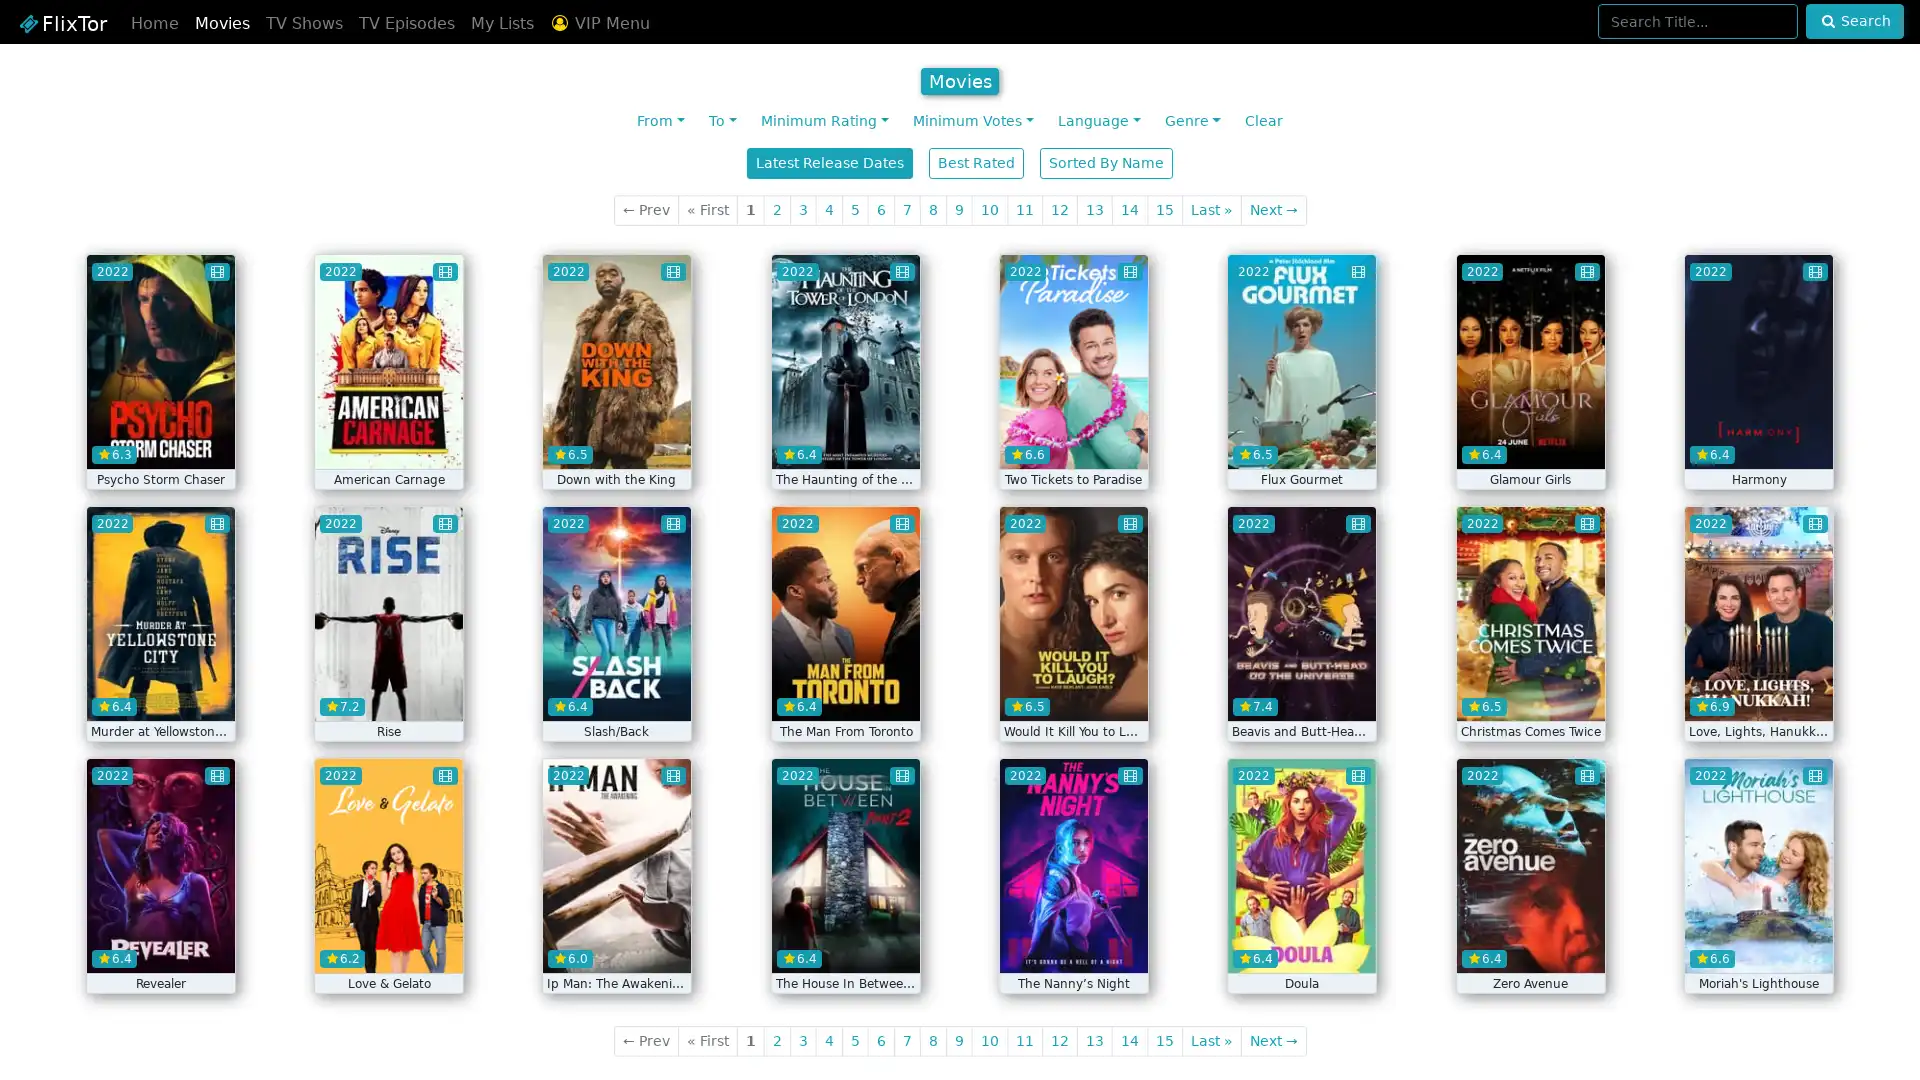  What do you see at coordinates (1529, 690) in the screenshot?
I see `Watch Now` at bounding box center [1529, 690].